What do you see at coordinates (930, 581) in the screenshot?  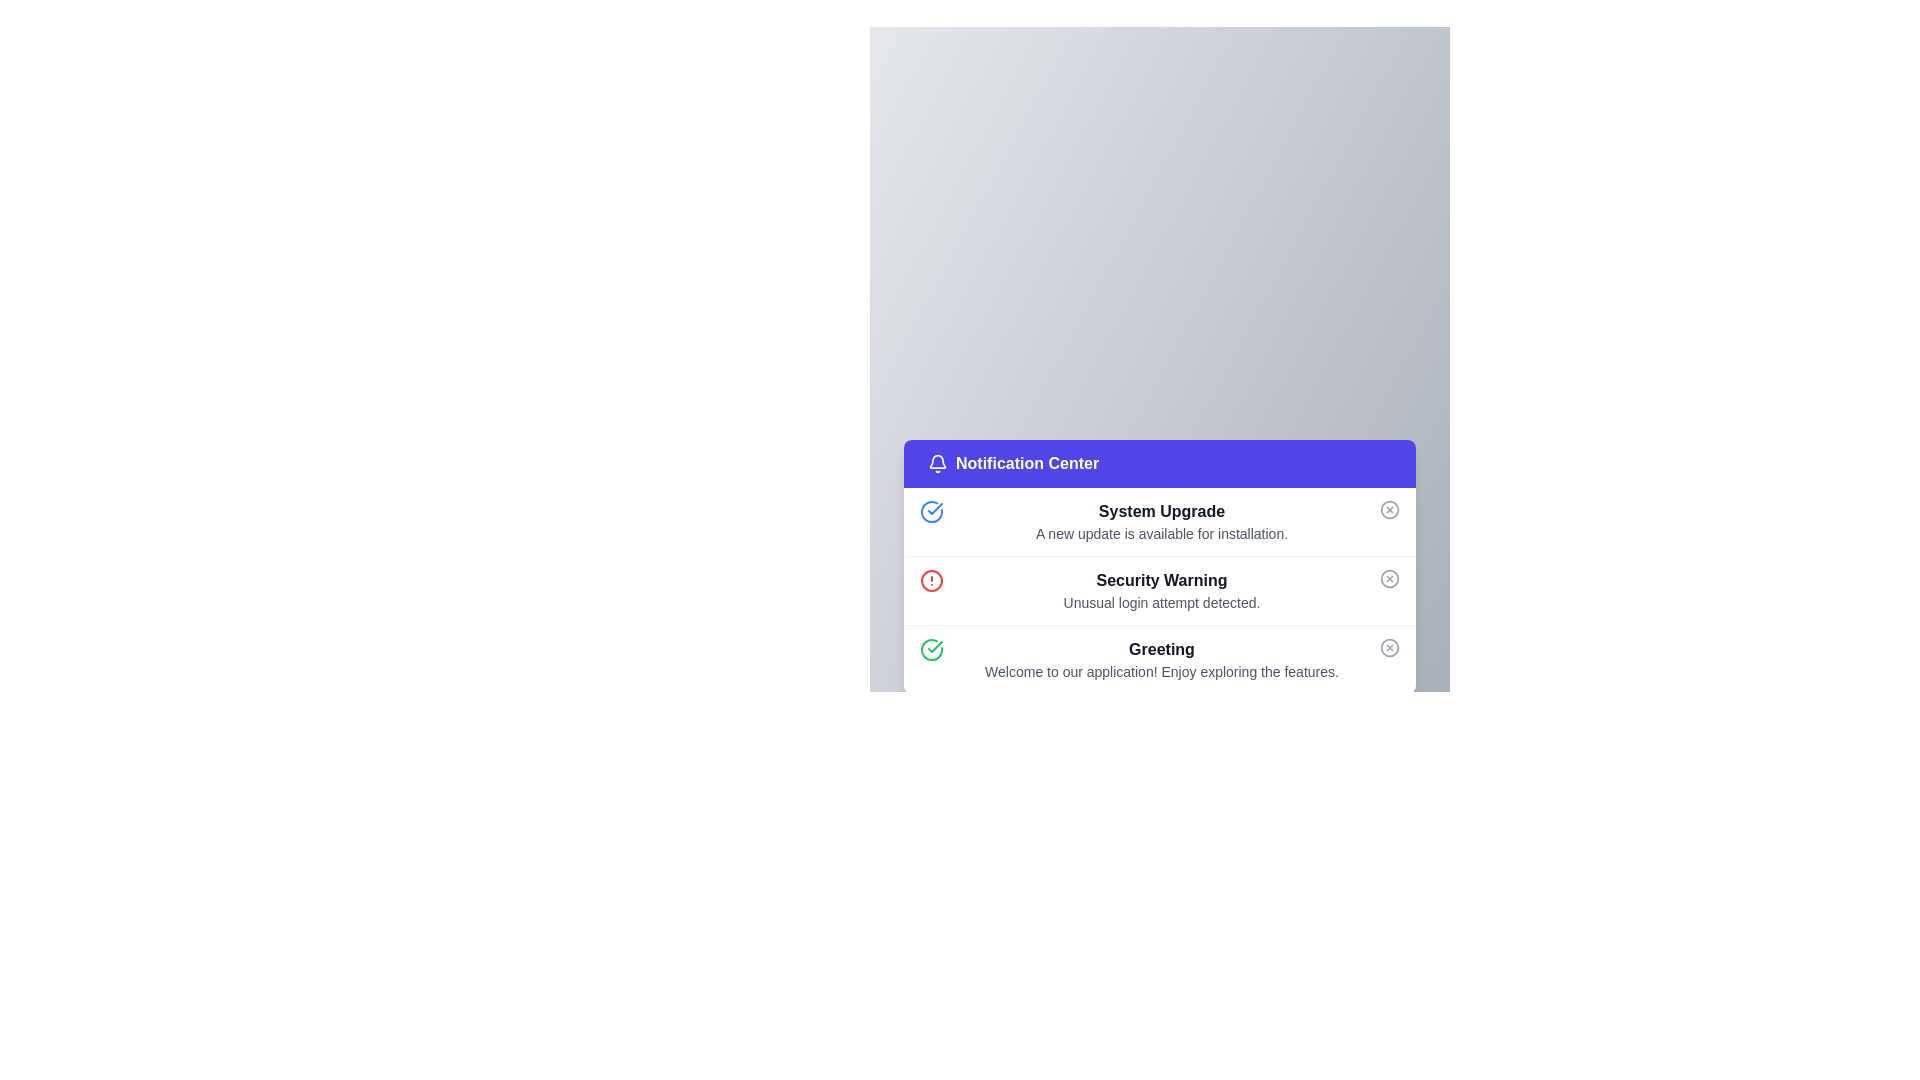 I see `the visual alert represented by the warning icon located to the left of the 'Security Warning' text in the second notification entry` at bounding box center [930, 581].